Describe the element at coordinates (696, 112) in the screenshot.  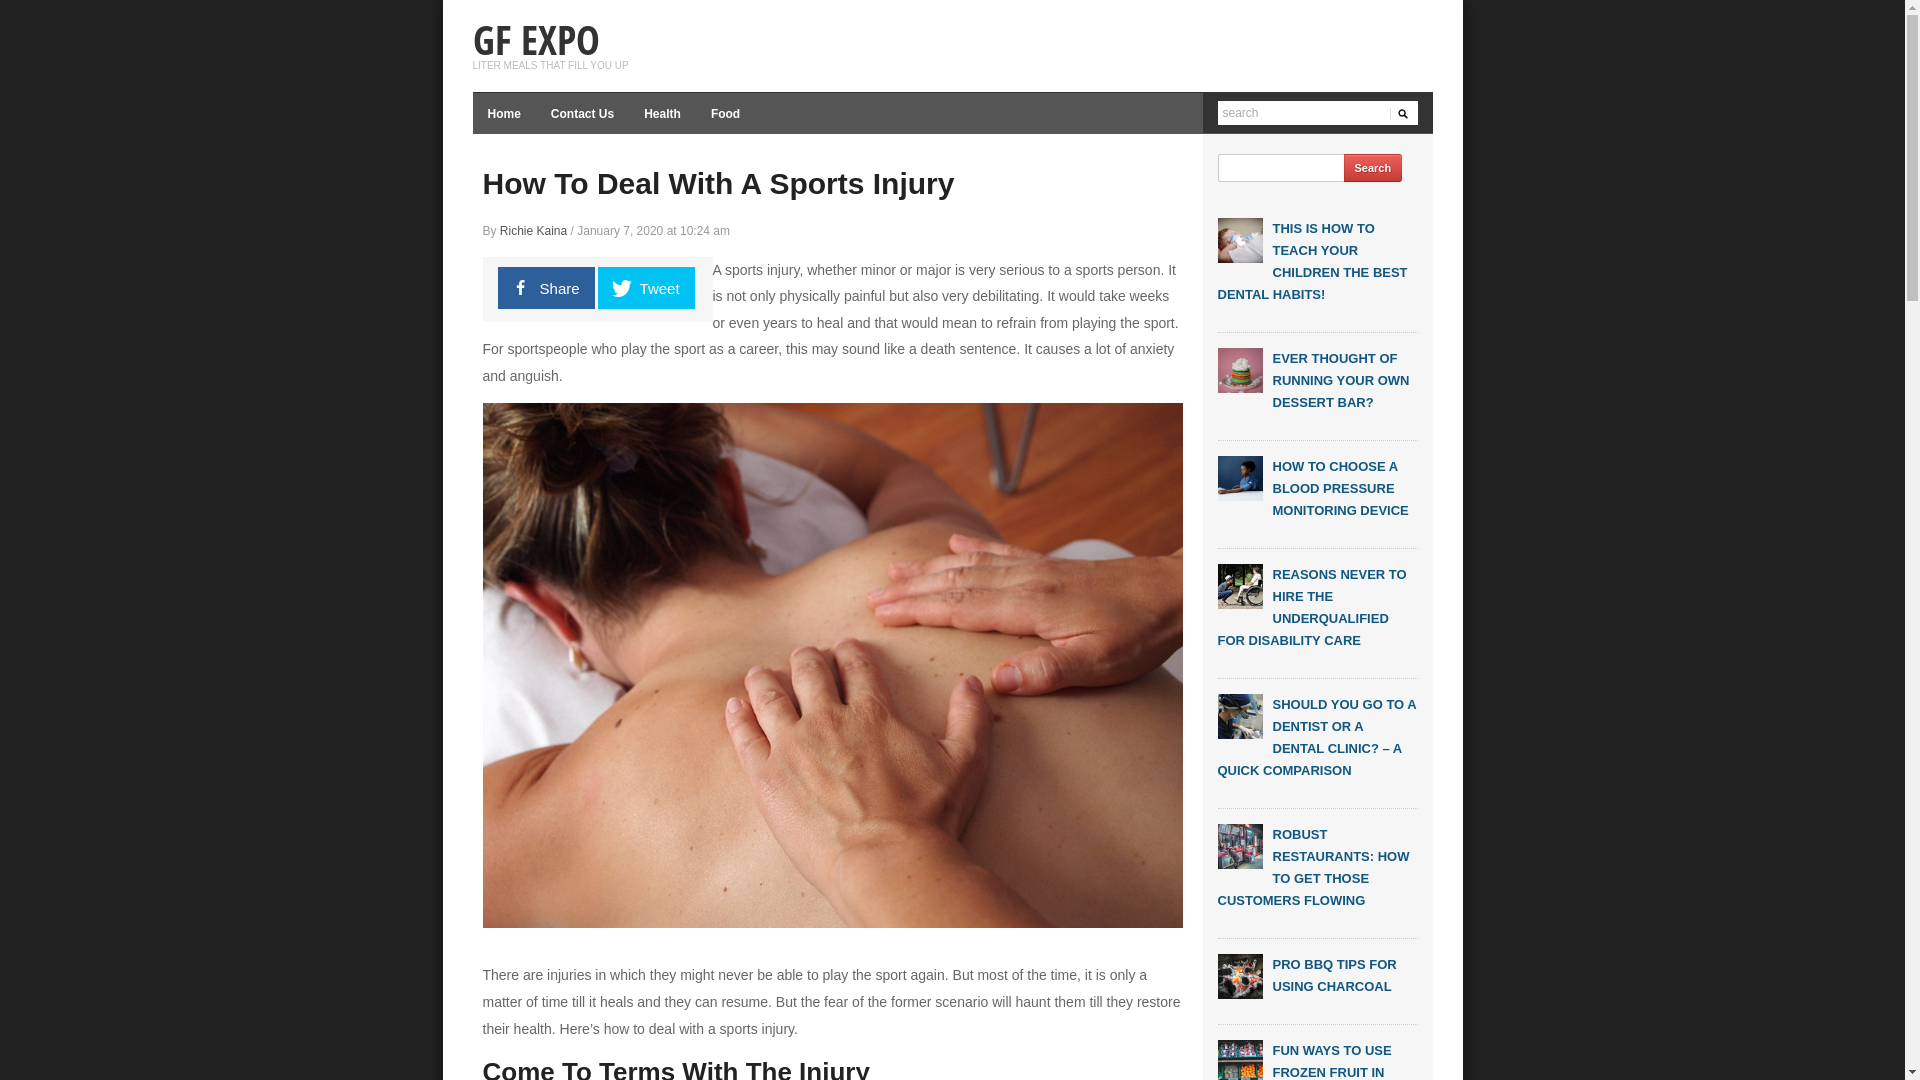
I see `'Food'` at that location.